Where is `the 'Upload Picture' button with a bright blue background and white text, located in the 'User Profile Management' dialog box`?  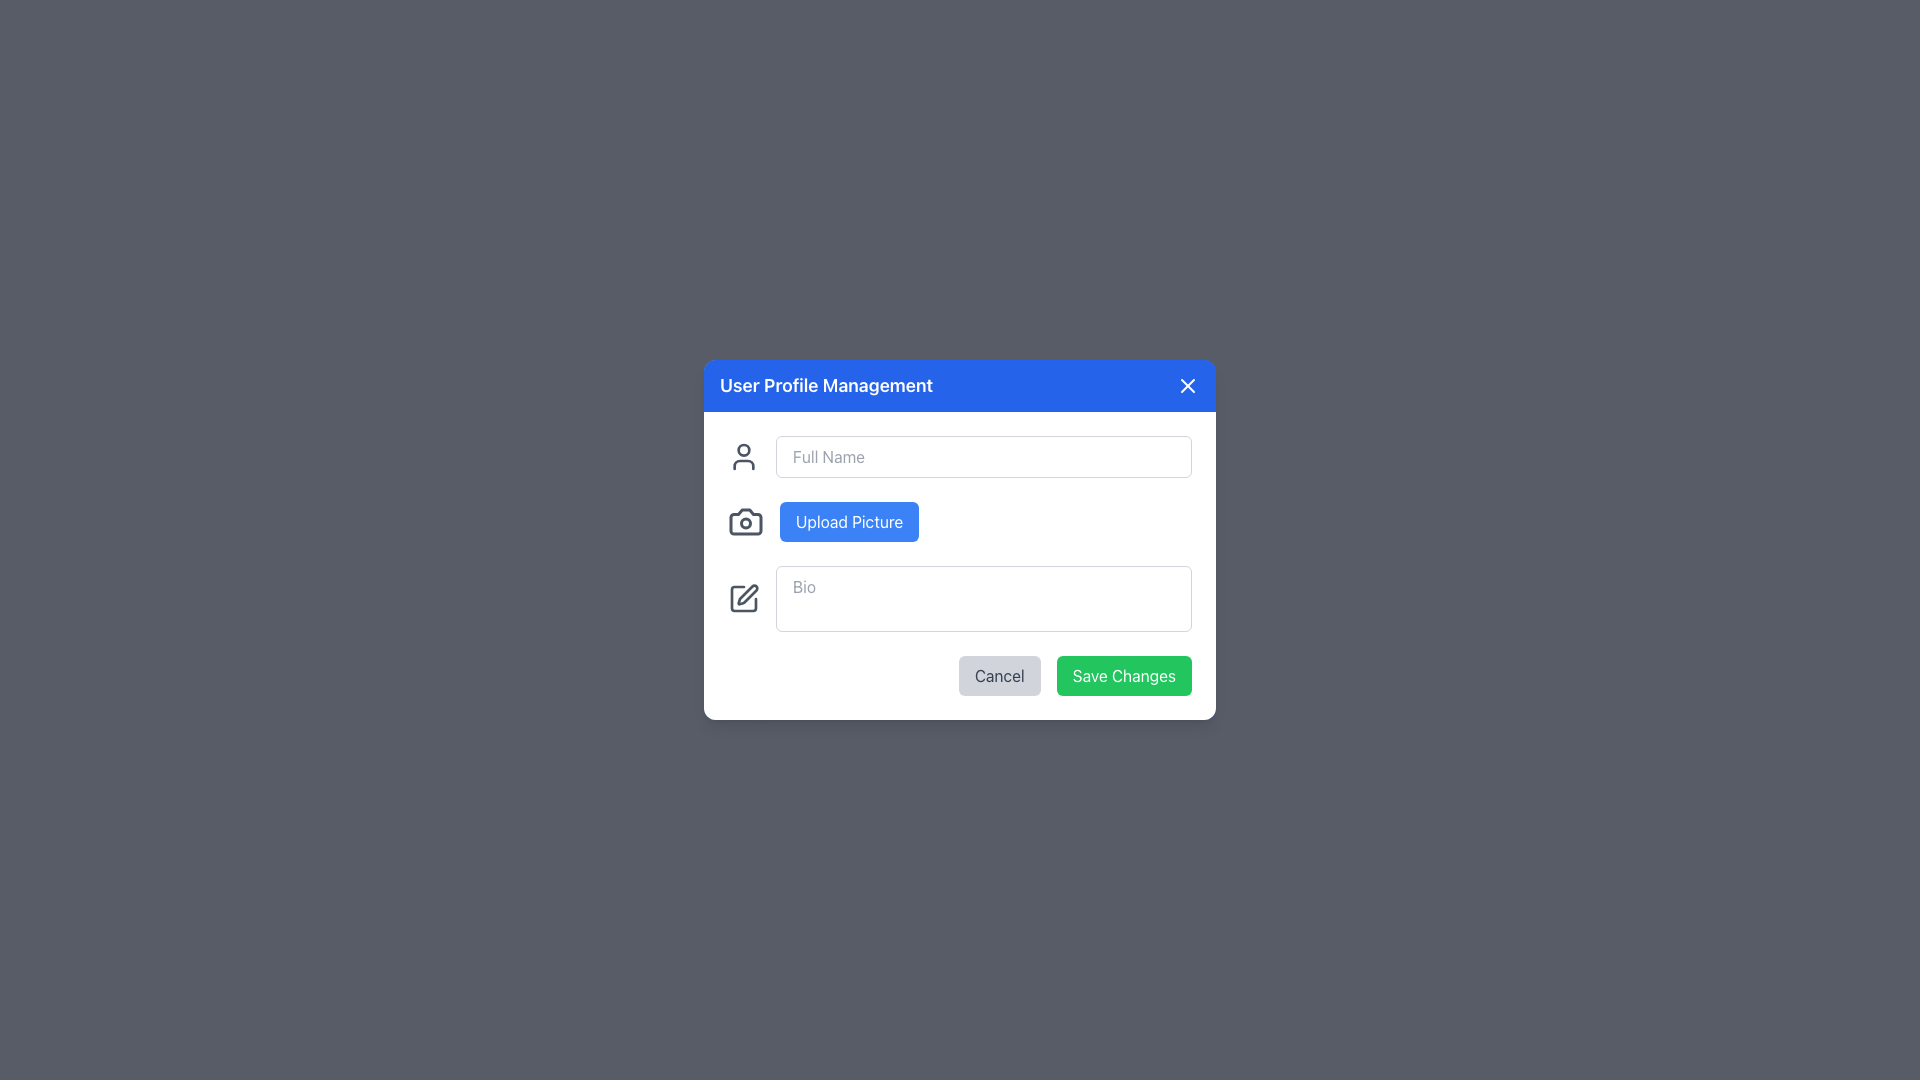
the 'Upload Picture' button with a bright blue background and white text, located in the 'User Profile Management' dialog box is located at coordinates (849, 520).